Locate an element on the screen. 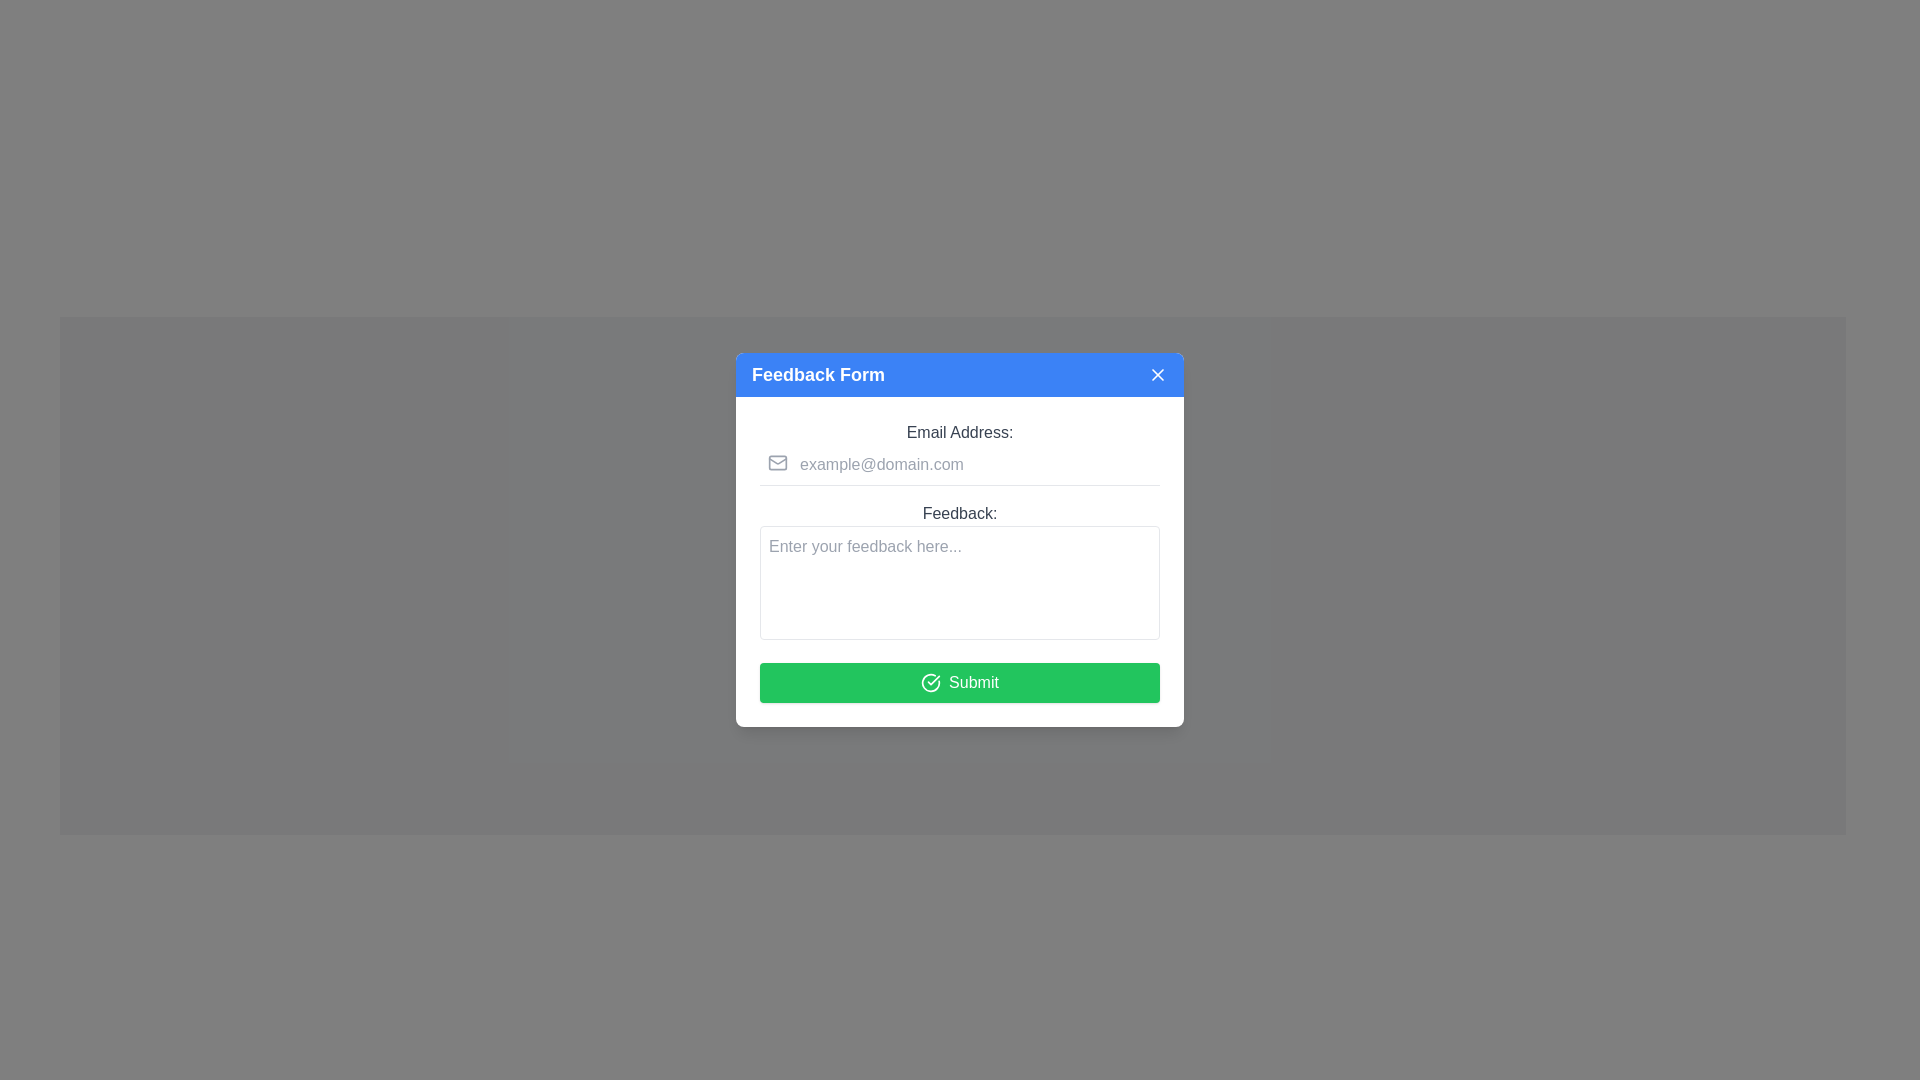  text from the Label that says 'Feedback:', which is styled in a medium-weight gray font and positioned above the textarea input is located at coordinates (960, 512).